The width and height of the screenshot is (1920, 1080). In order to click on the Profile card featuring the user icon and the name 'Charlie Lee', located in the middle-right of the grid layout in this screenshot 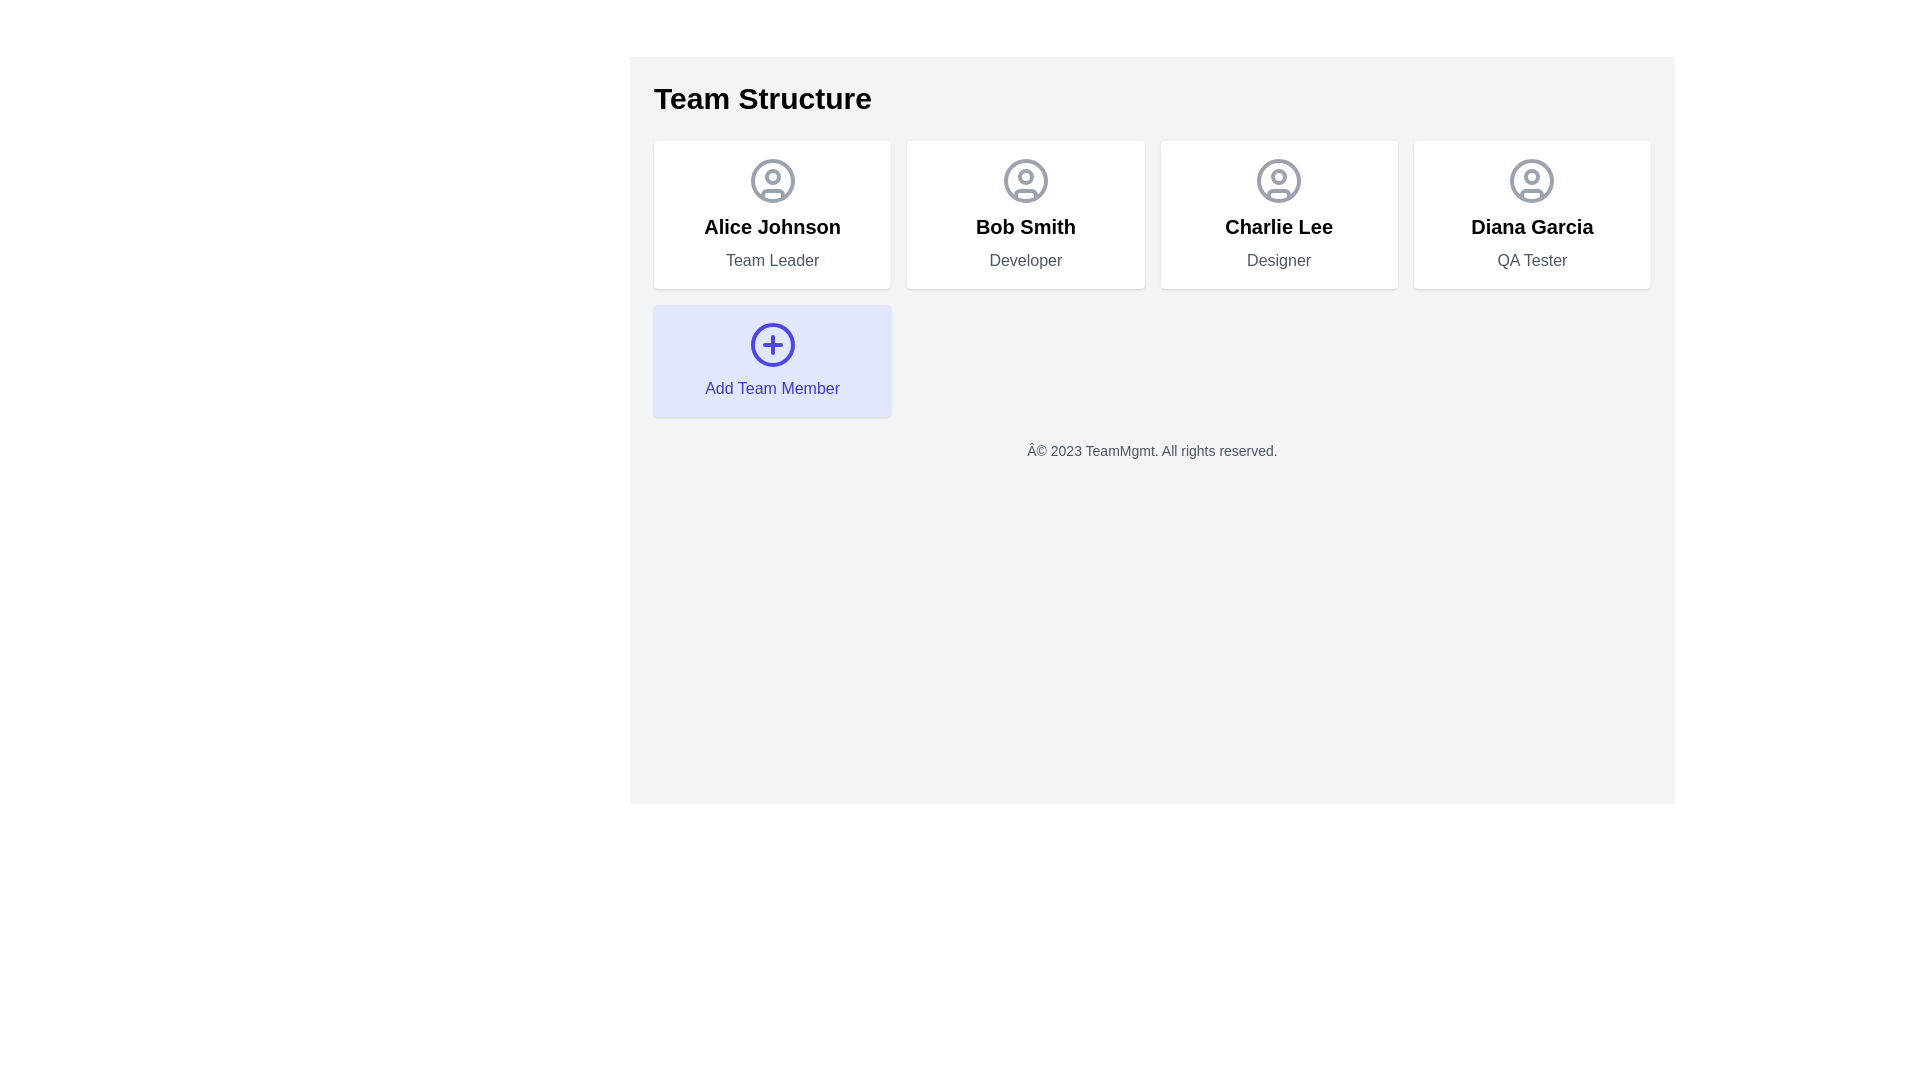, I will do `click(1278, 215)`.